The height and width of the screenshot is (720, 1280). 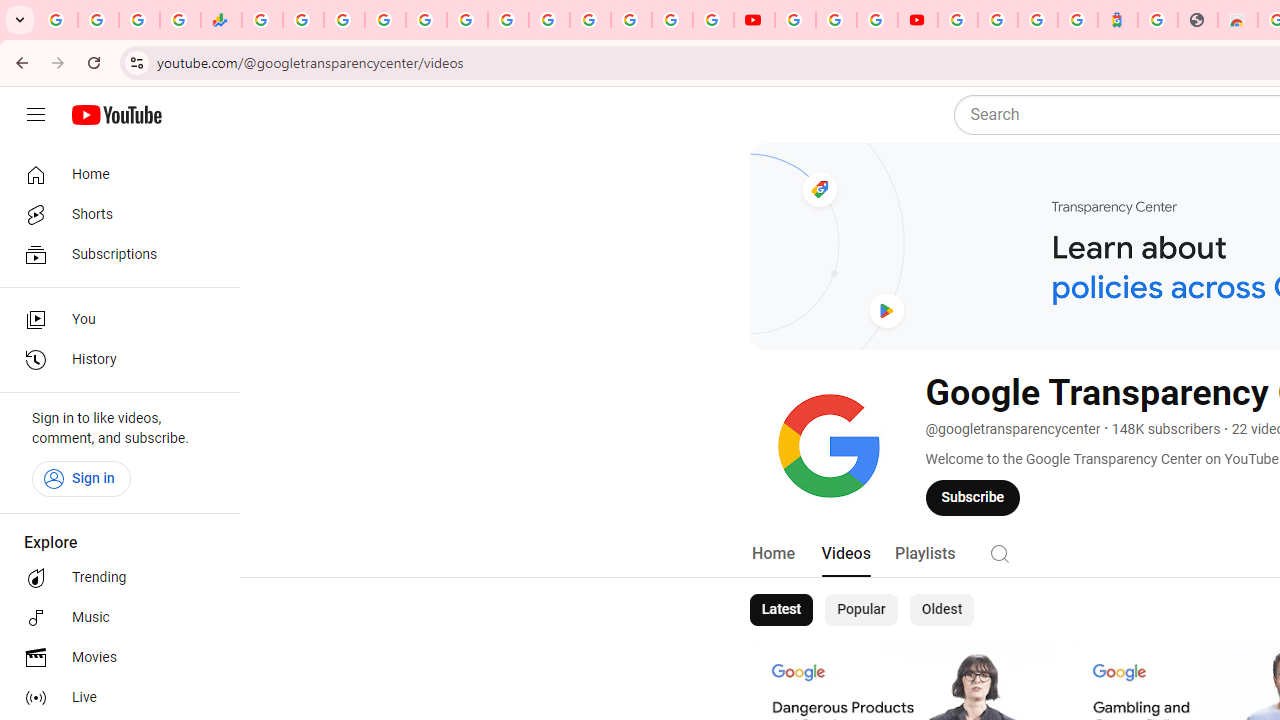 I want to click on 'Oldest', so click(x=940, y=608).